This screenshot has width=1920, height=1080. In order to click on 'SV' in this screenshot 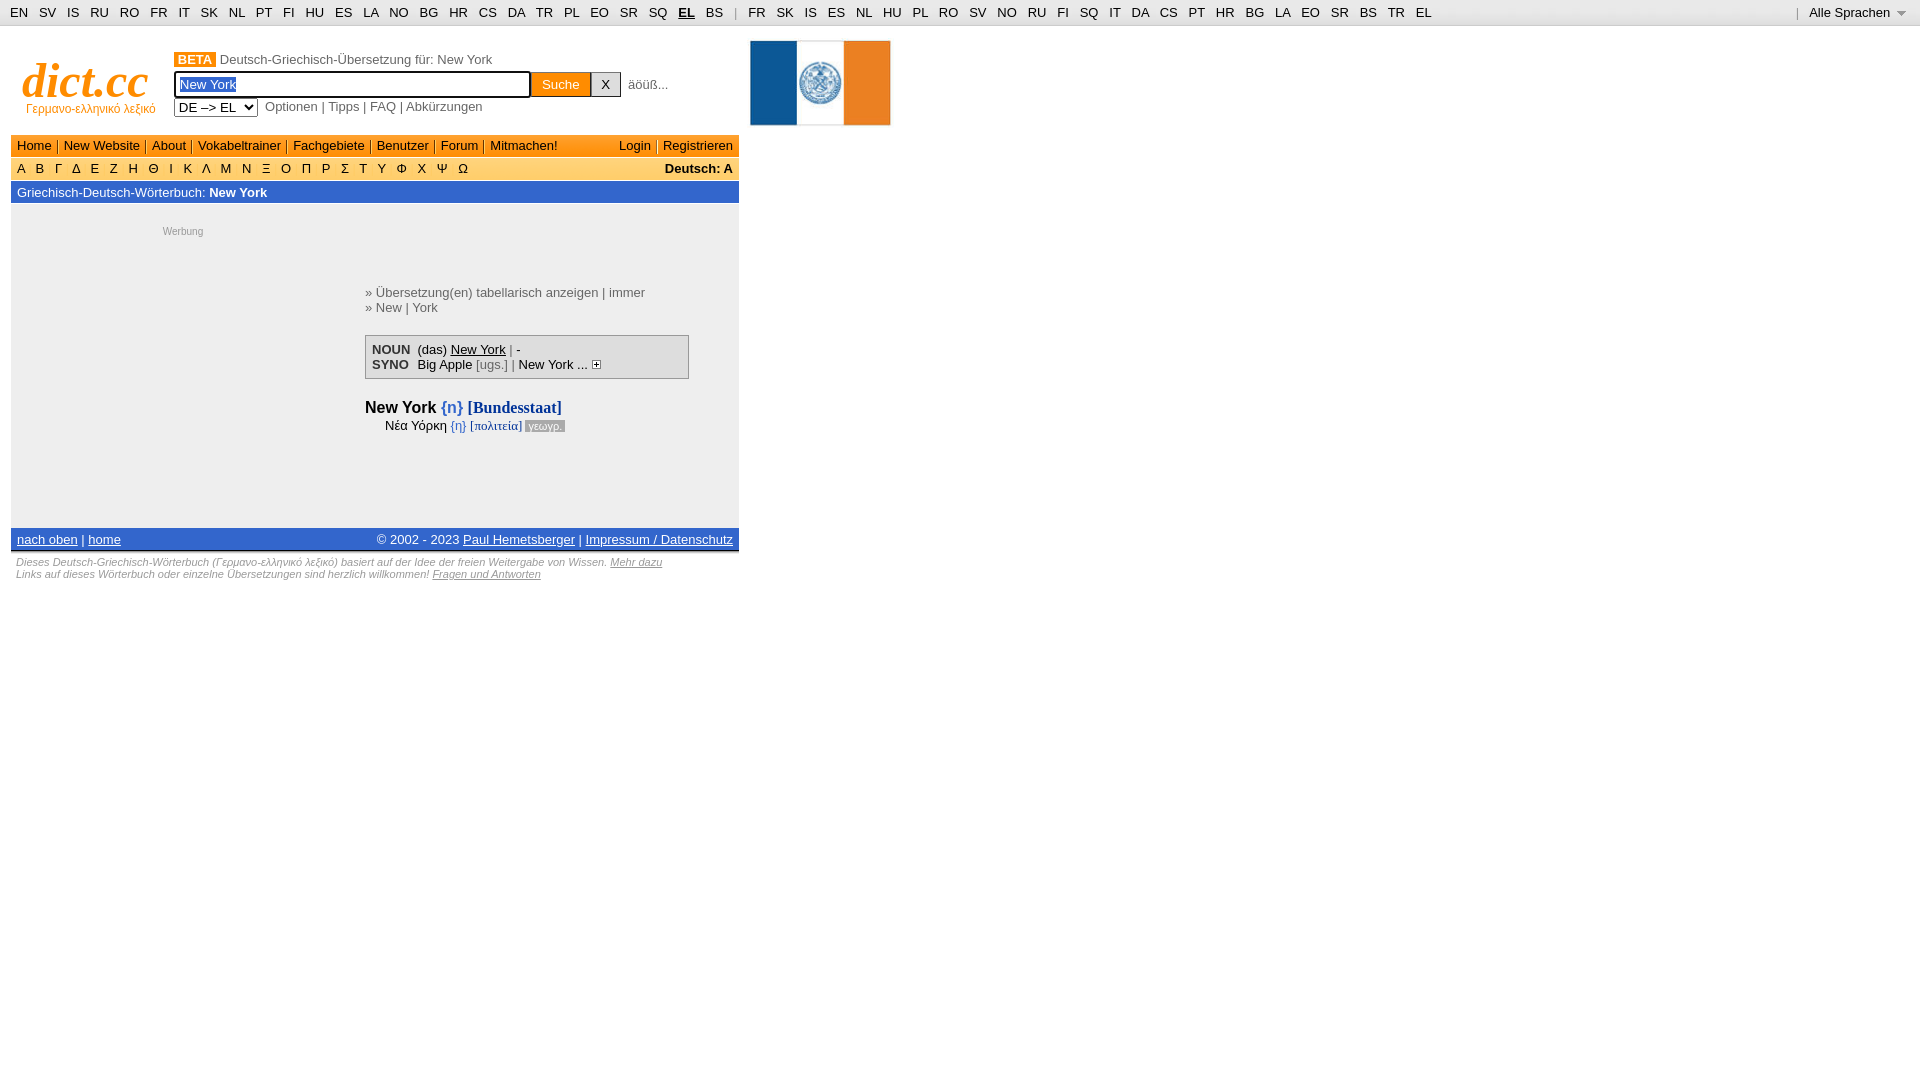, I will do `click(47, 12)`.